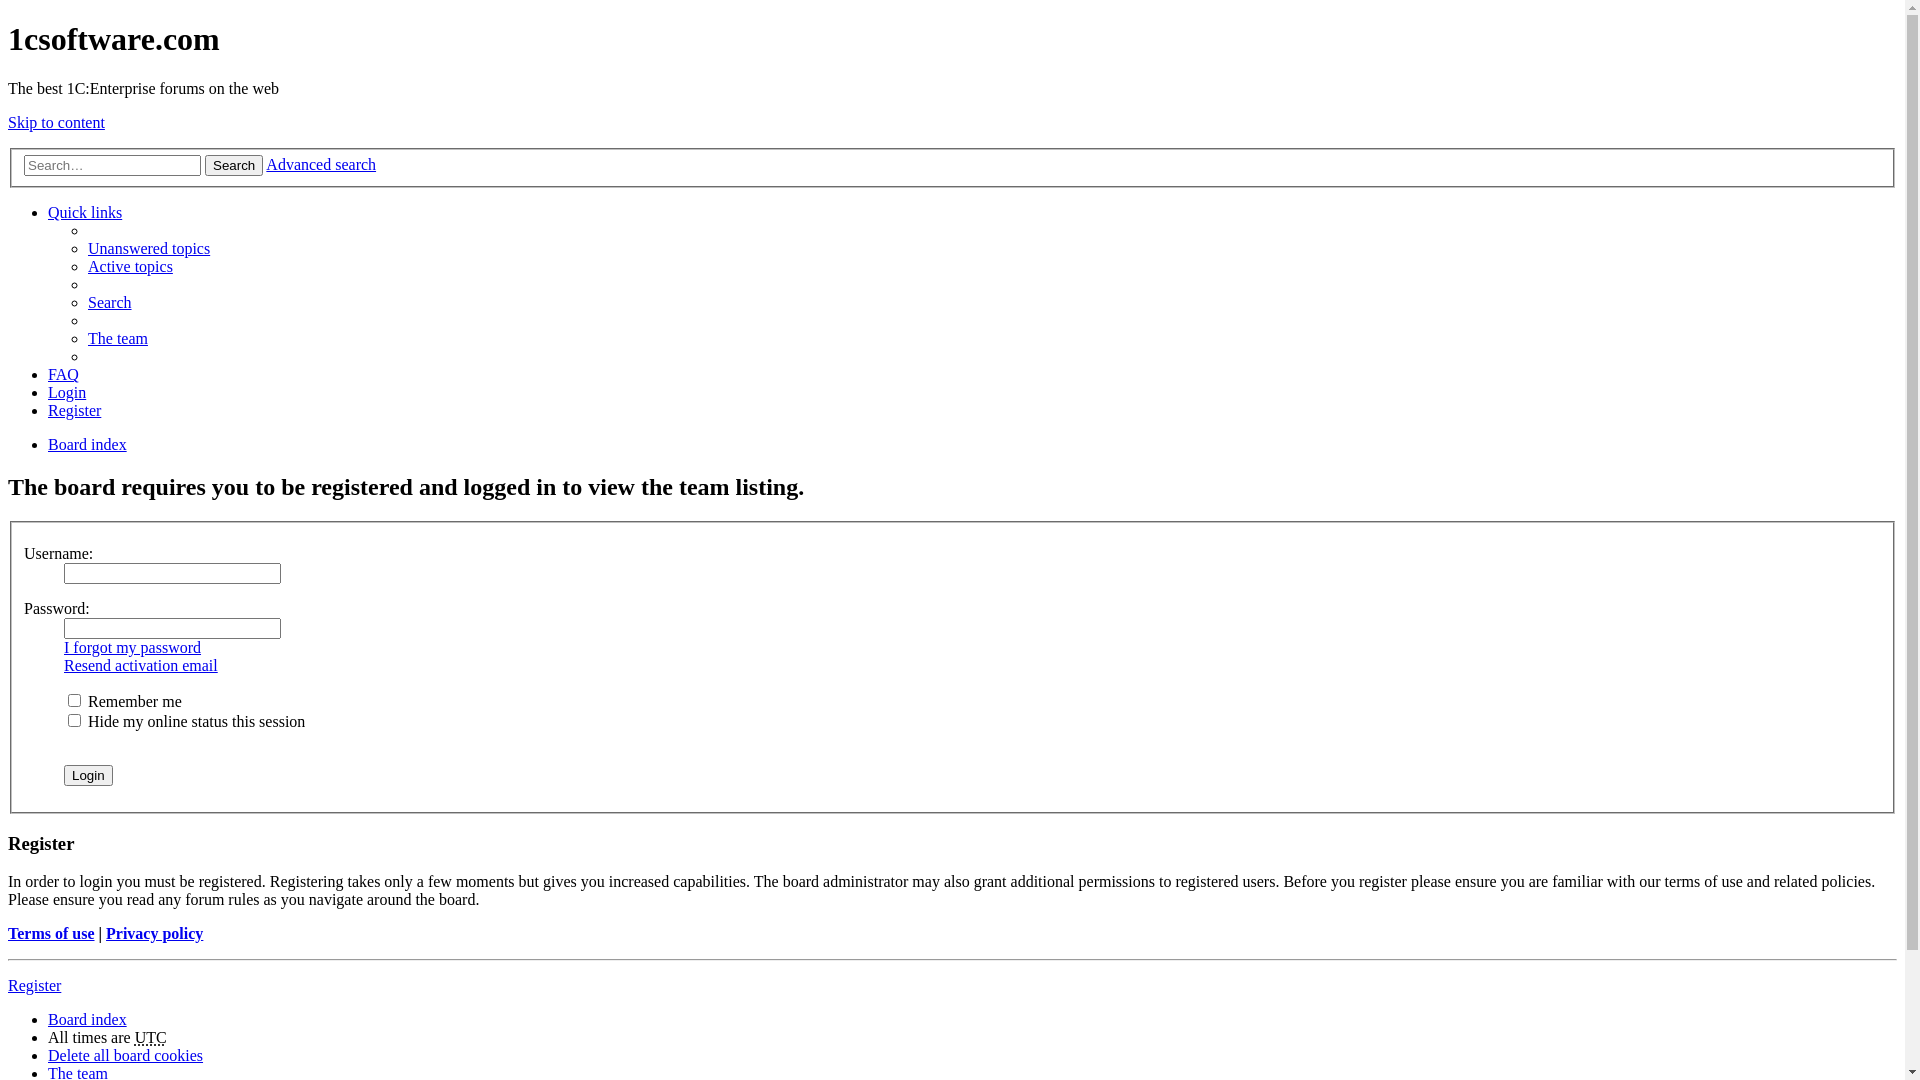 The width and height of the screenshot is (1920, 1080). I want to click on 'Search', so click(234, 164).